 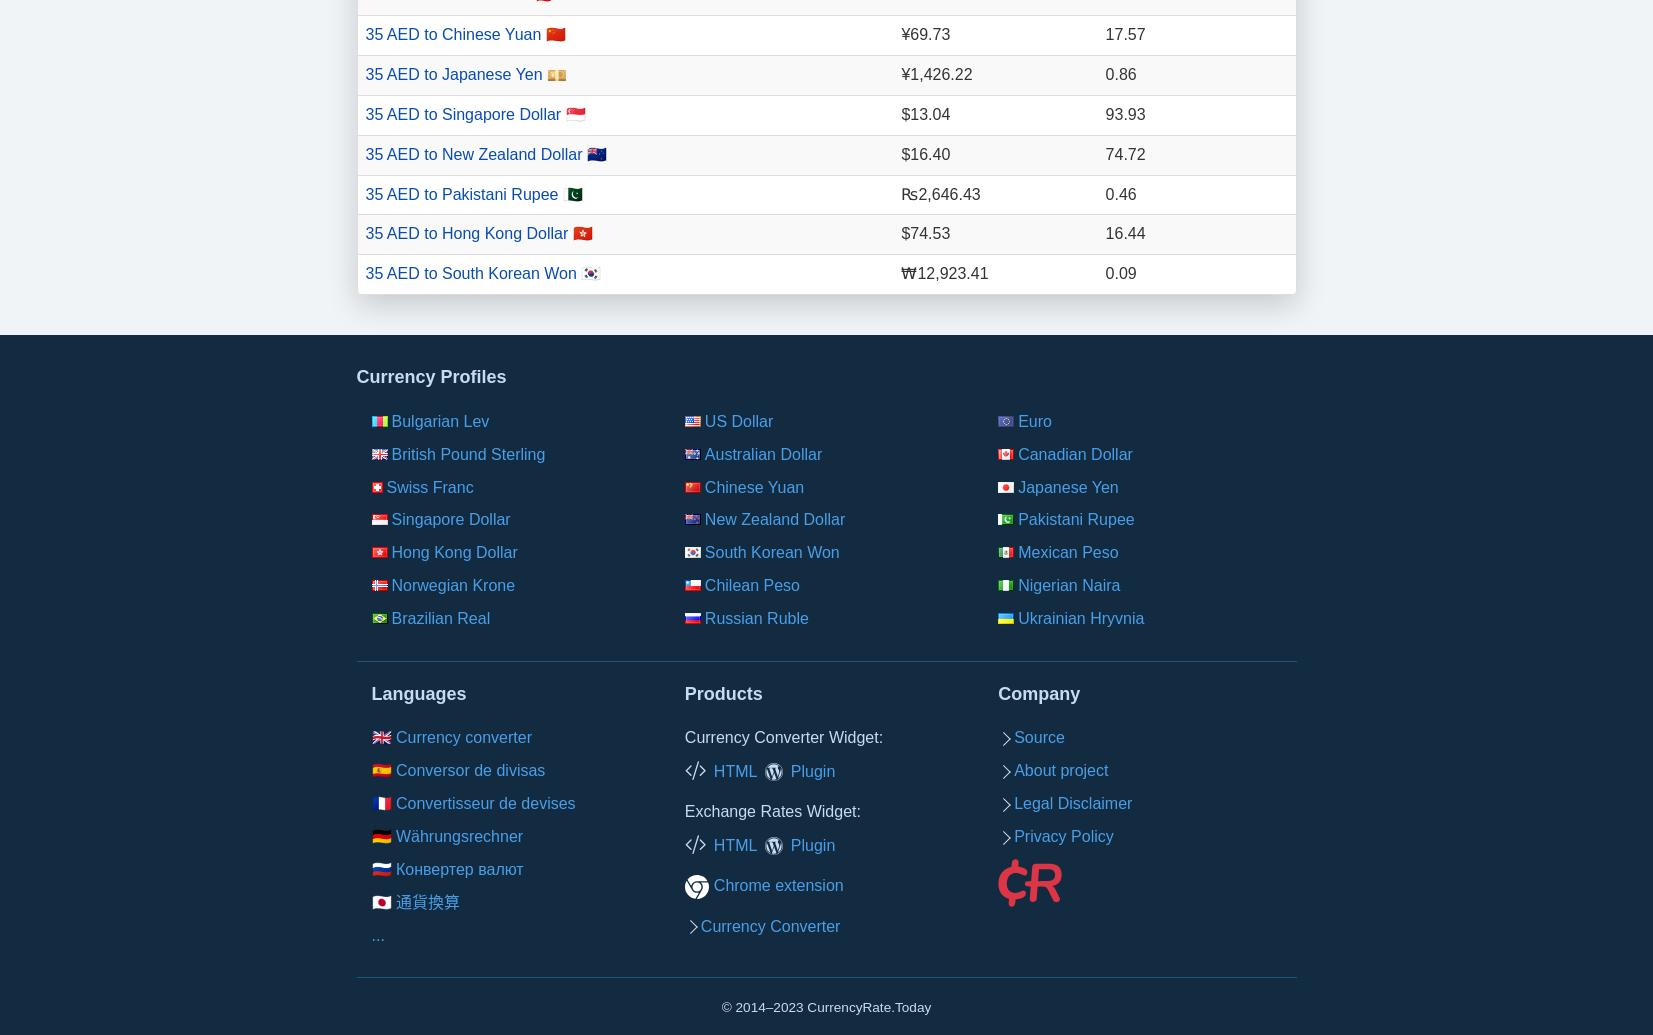 What do you see at coordinates (703, 486) in the screenshot?
I see `'Chinese Yuan'` at bounding box center [703, 486].